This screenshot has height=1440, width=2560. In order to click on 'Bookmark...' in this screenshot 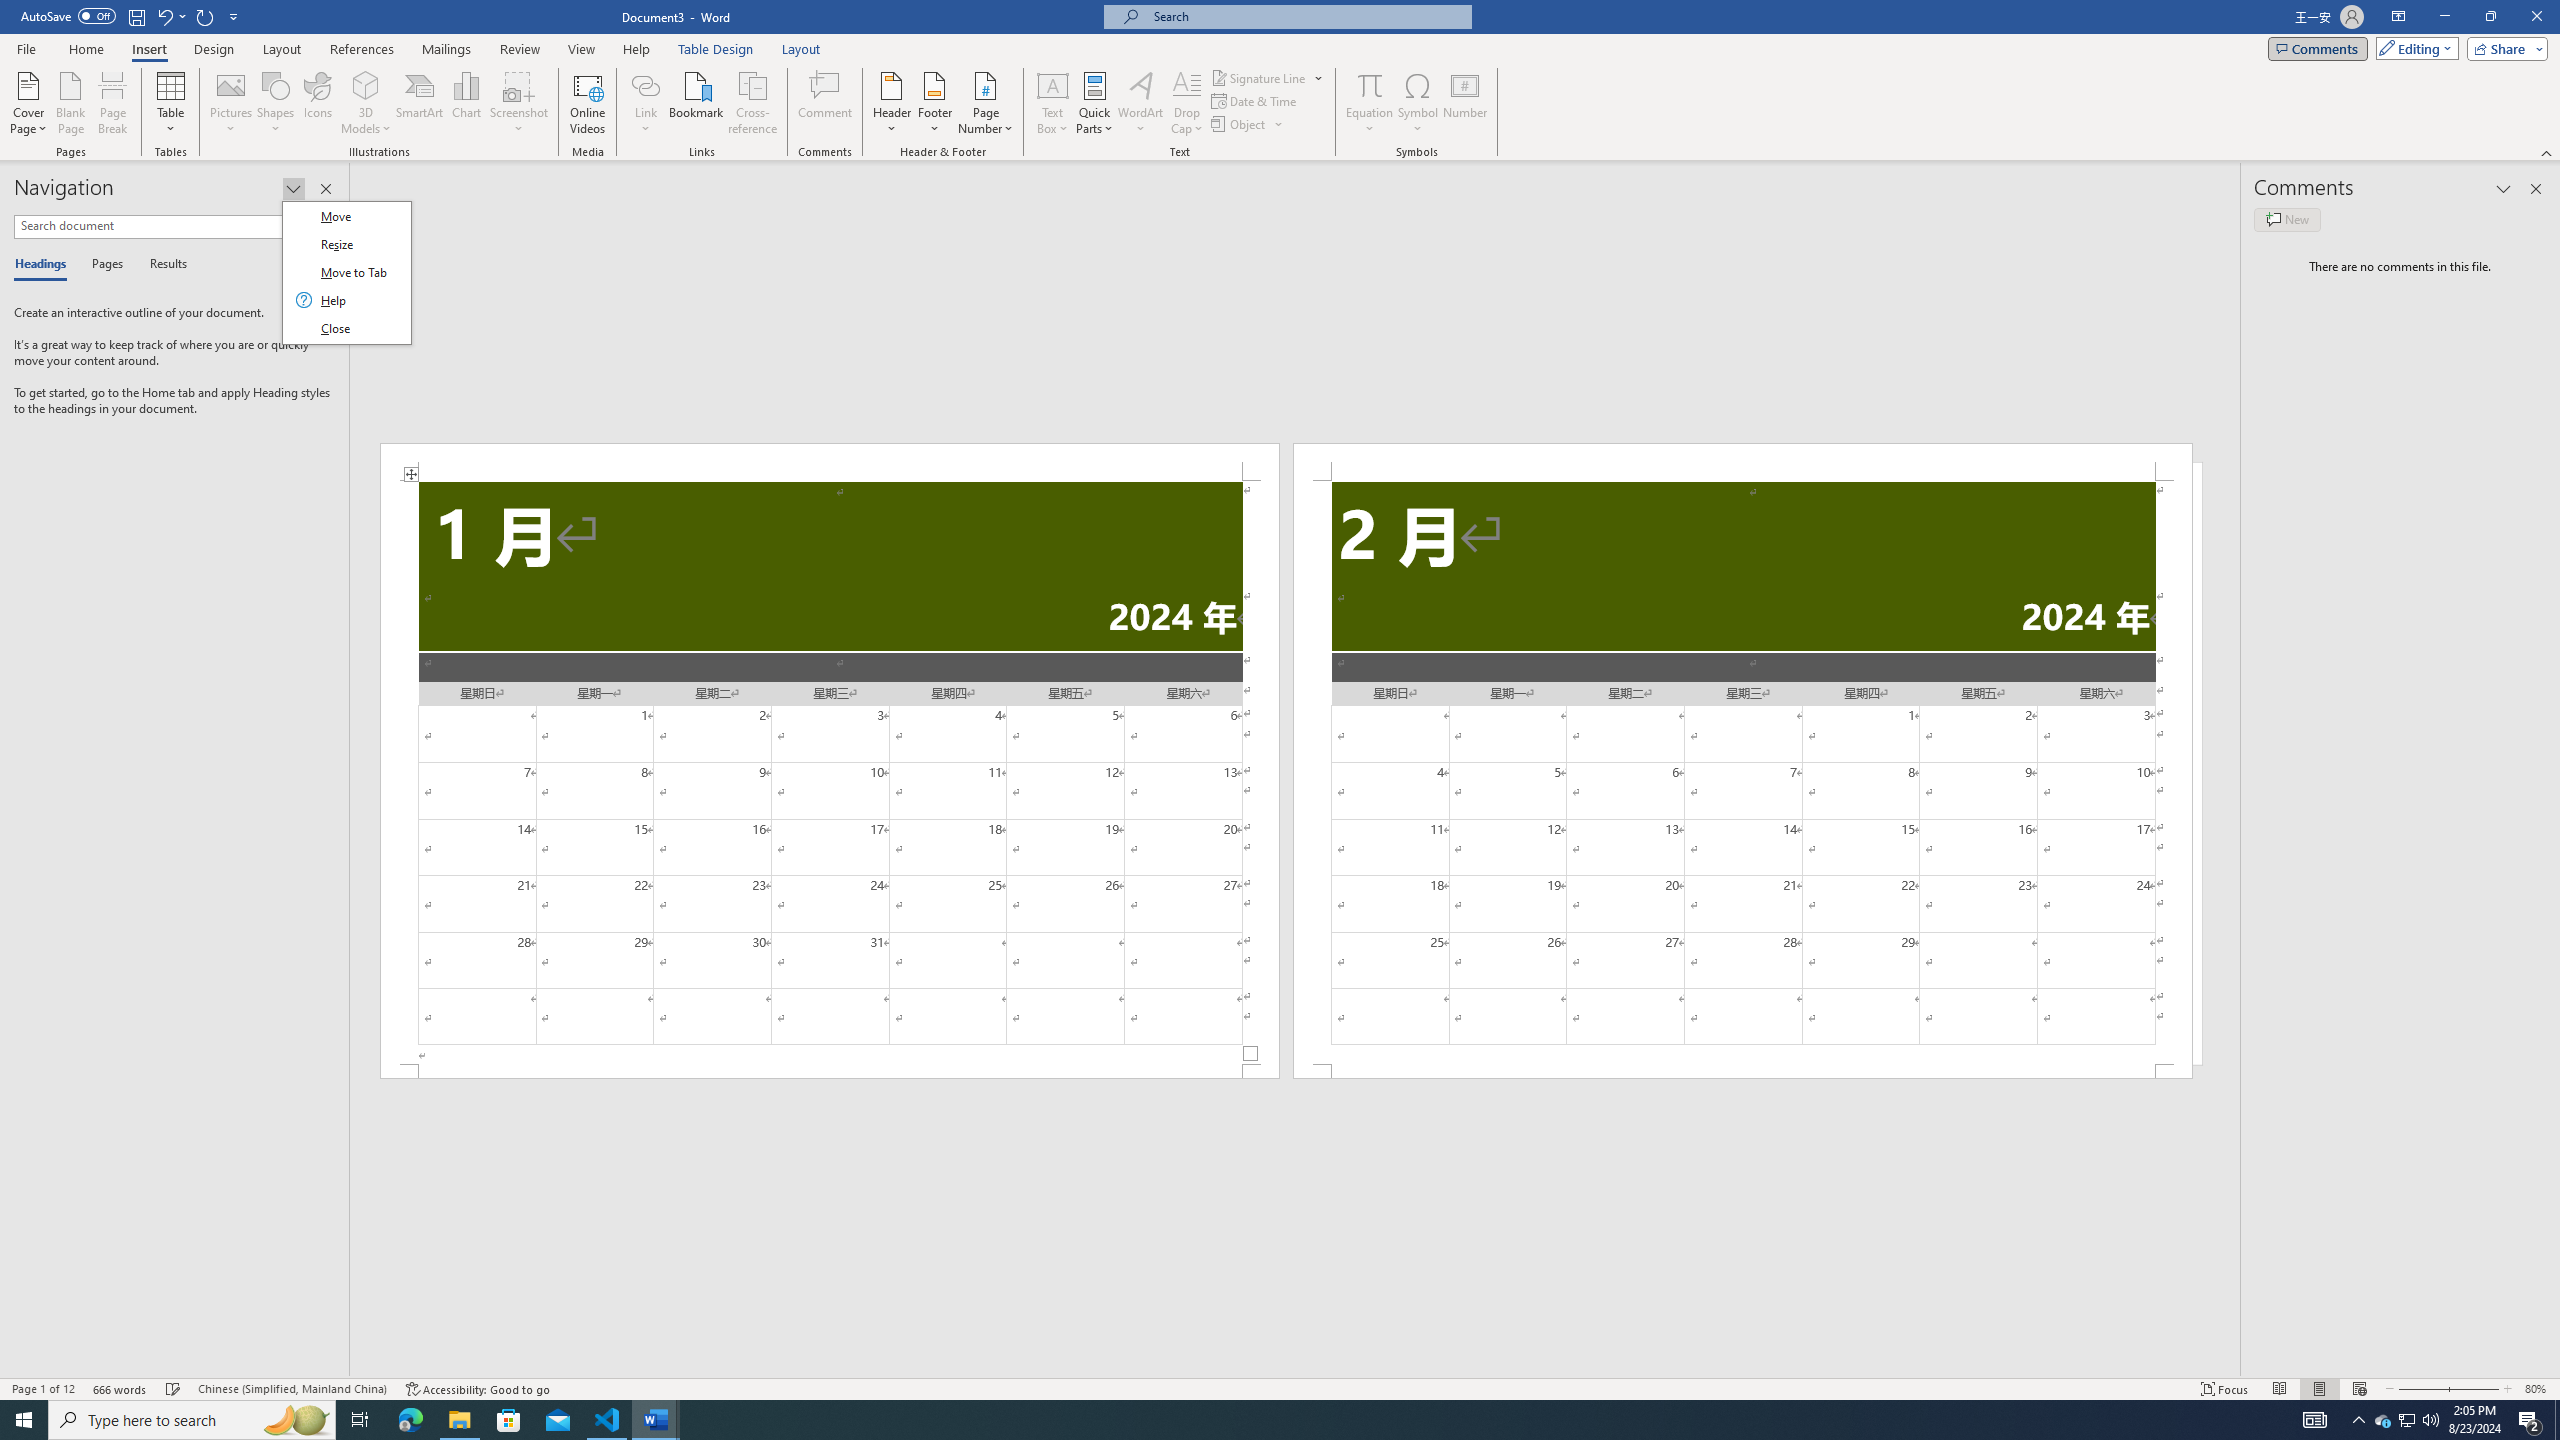, I will do `click(697, 103)`.